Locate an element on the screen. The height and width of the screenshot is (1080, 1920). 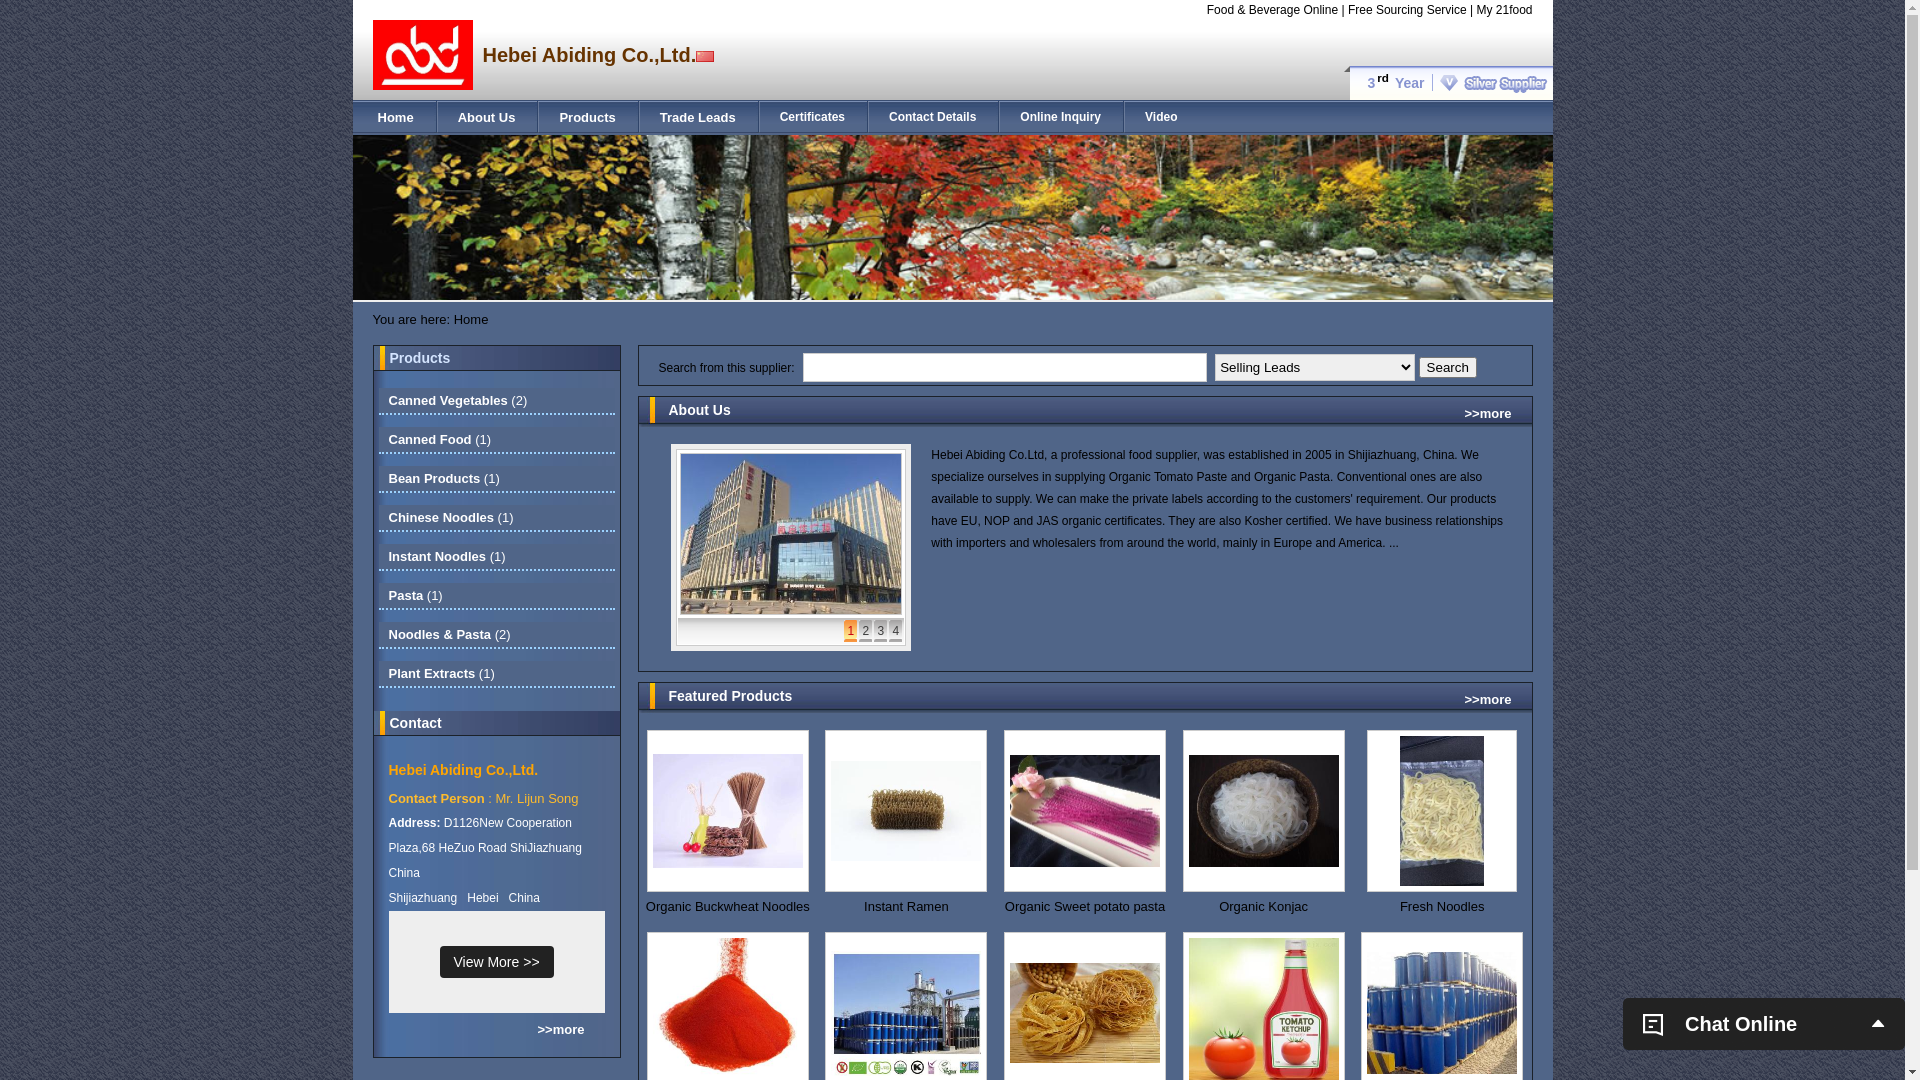
'Canned Food (1)' is located at coordinates (438, 438).